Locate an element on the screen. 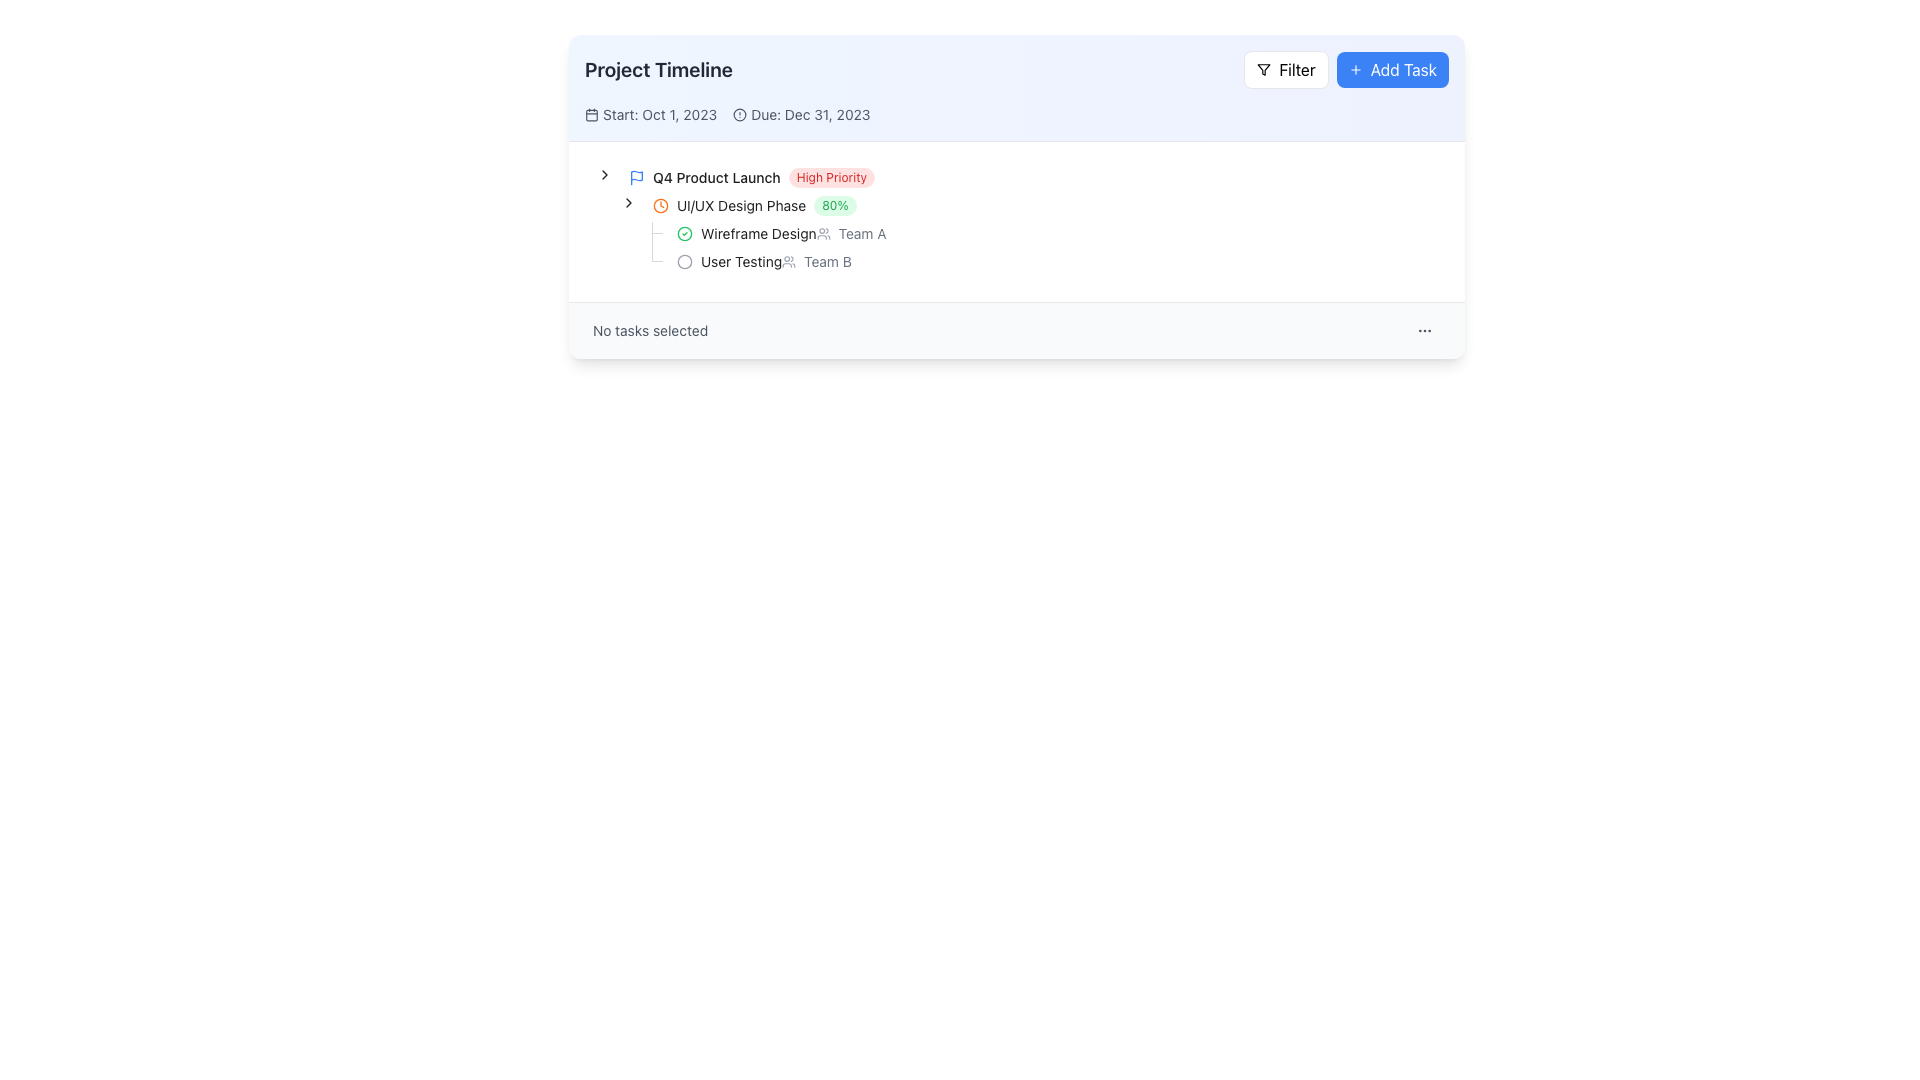 This screenshot has height=1080, width=1920. on the task element representing a specific phase or task within the project timeline, located under 'Q4 Product Launch' is located at coordinates (753, 205).